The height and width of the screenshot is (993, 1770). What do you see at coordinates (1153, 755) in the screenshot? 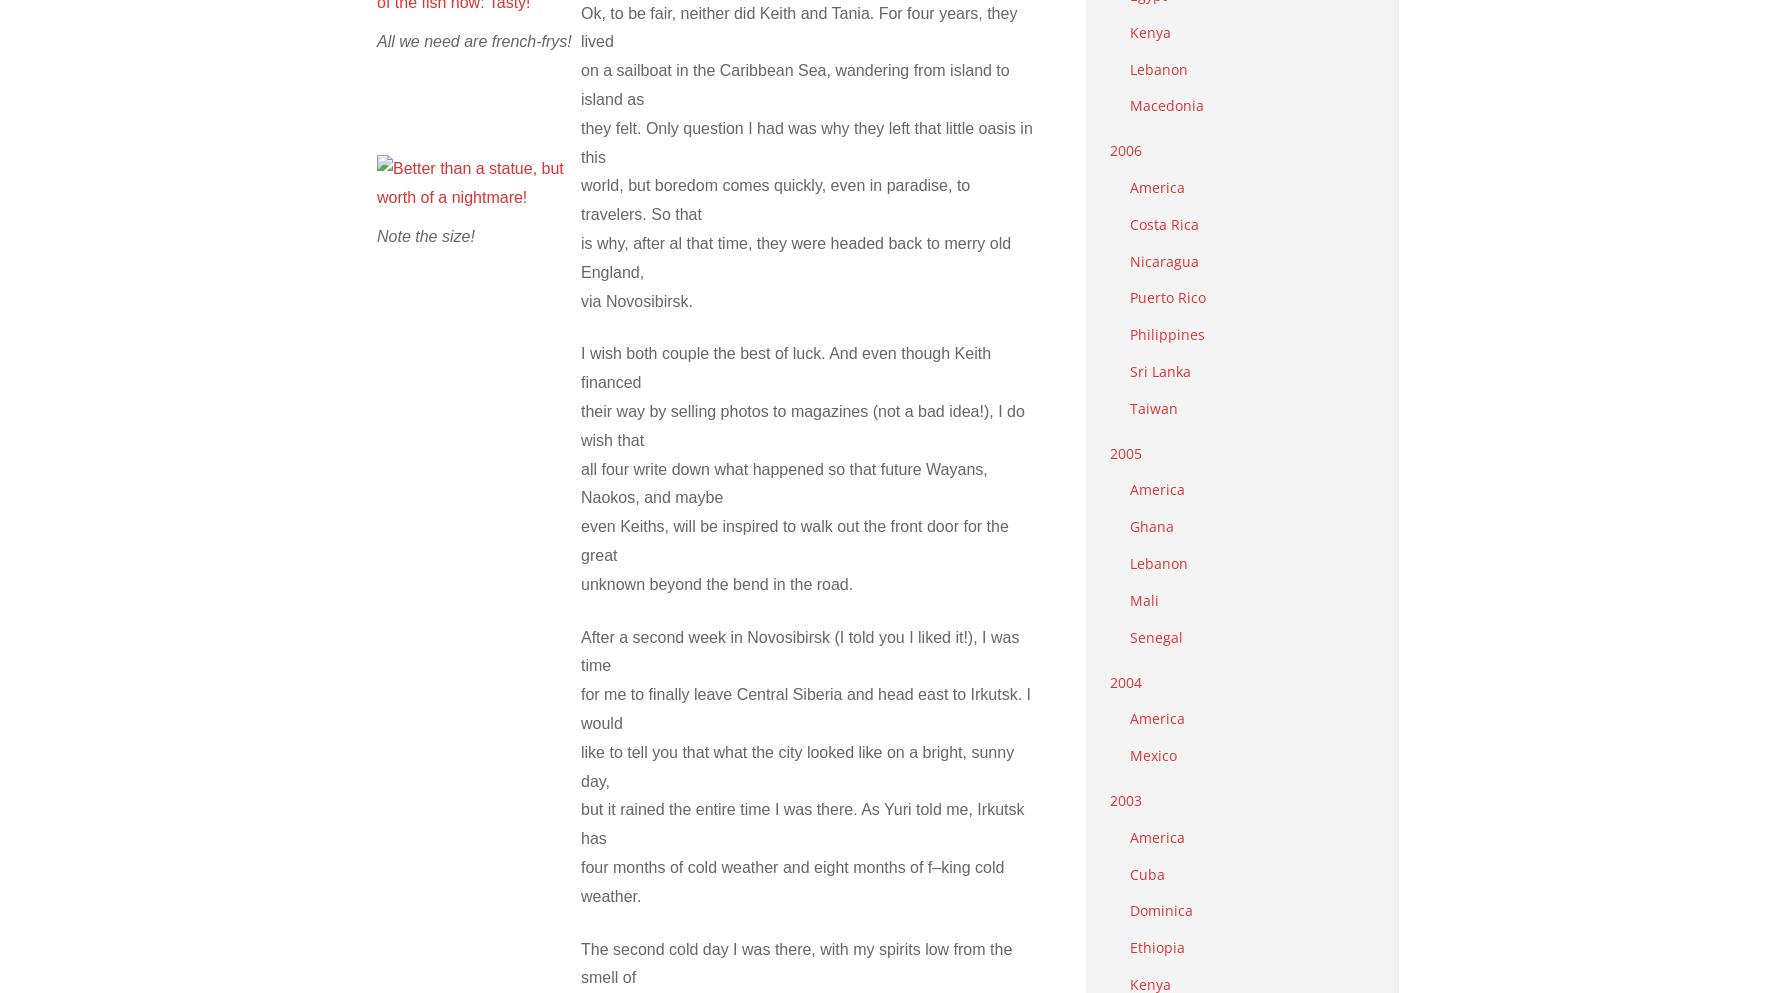
I see `'Mexico'` at bounding box center [1153, 755].